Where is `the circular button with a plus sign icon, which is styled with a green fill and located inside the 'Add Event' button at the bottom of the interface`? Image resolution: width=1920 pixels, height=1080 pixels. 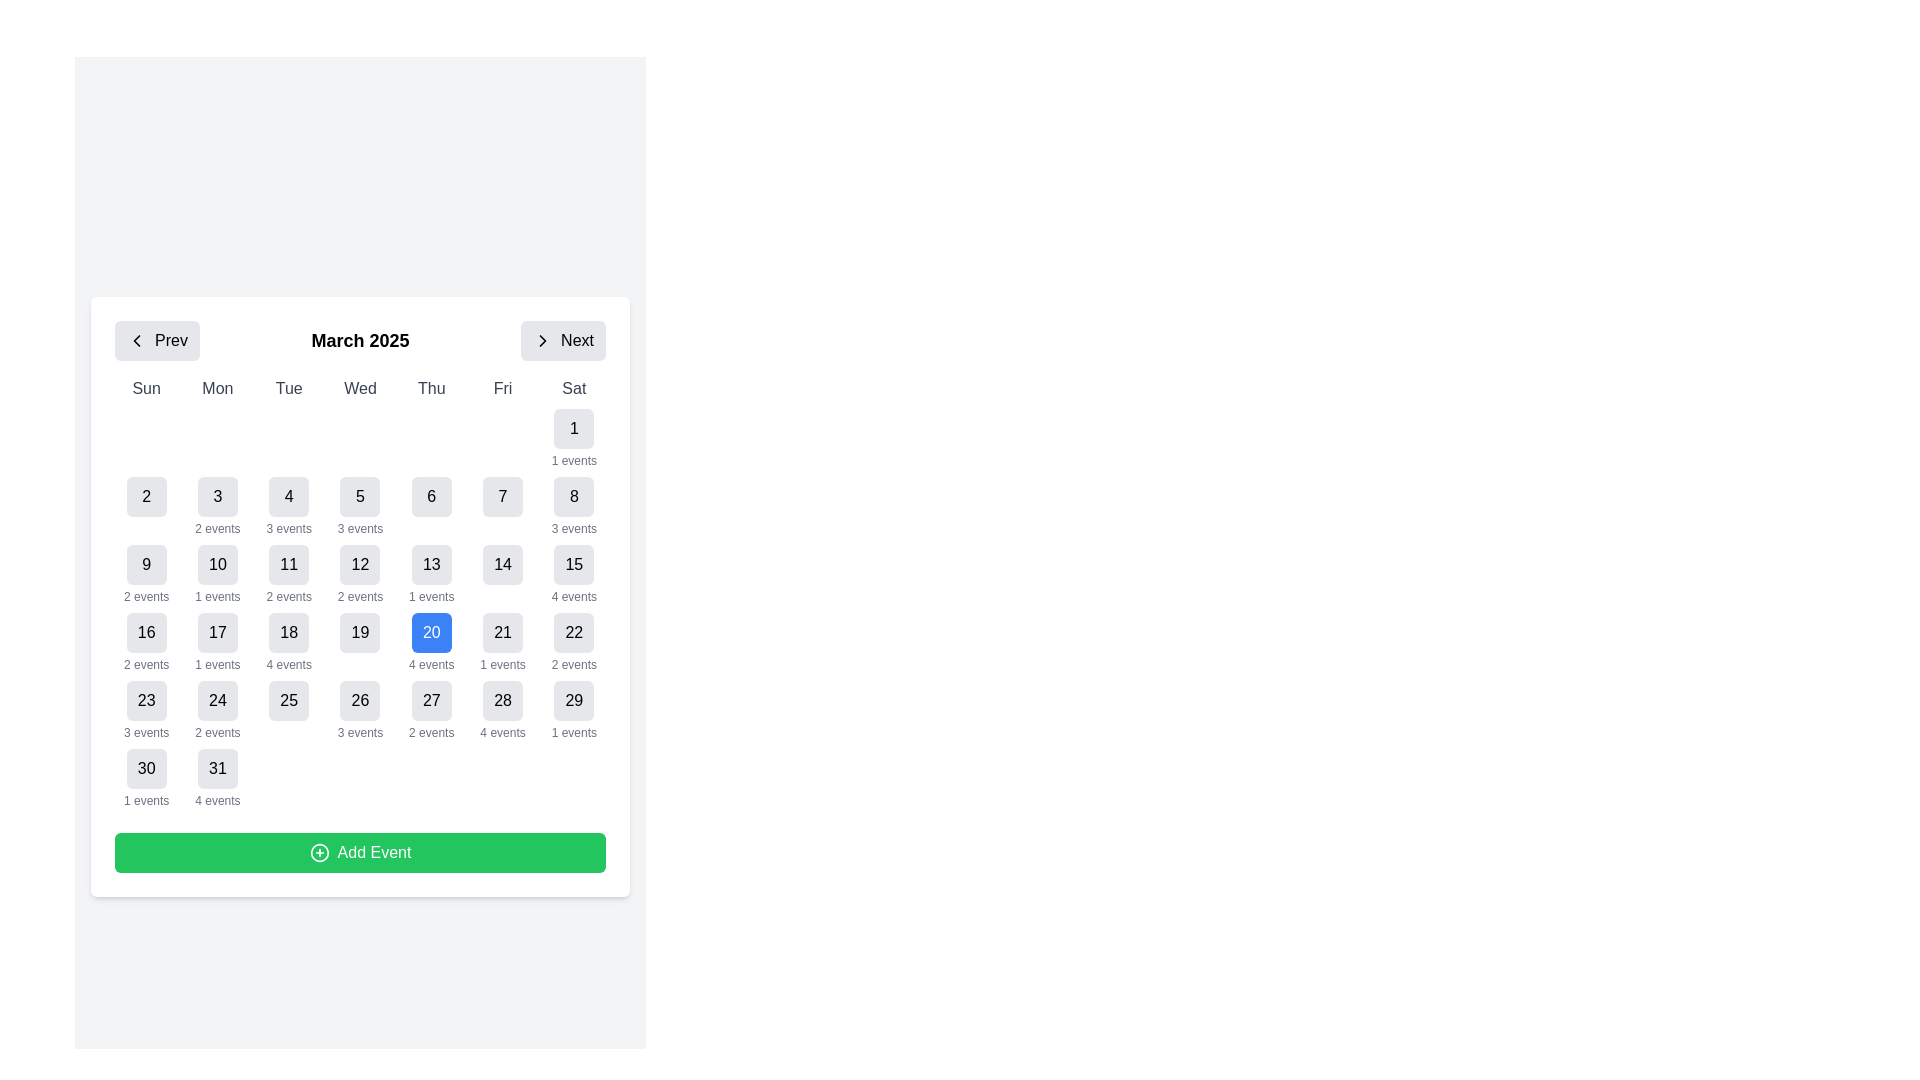
the circular button with a plus sign icon, which is styled with a green fill and located inside the 'Add Event' button at the bottom of the interface is located at coordinates (318, 852).